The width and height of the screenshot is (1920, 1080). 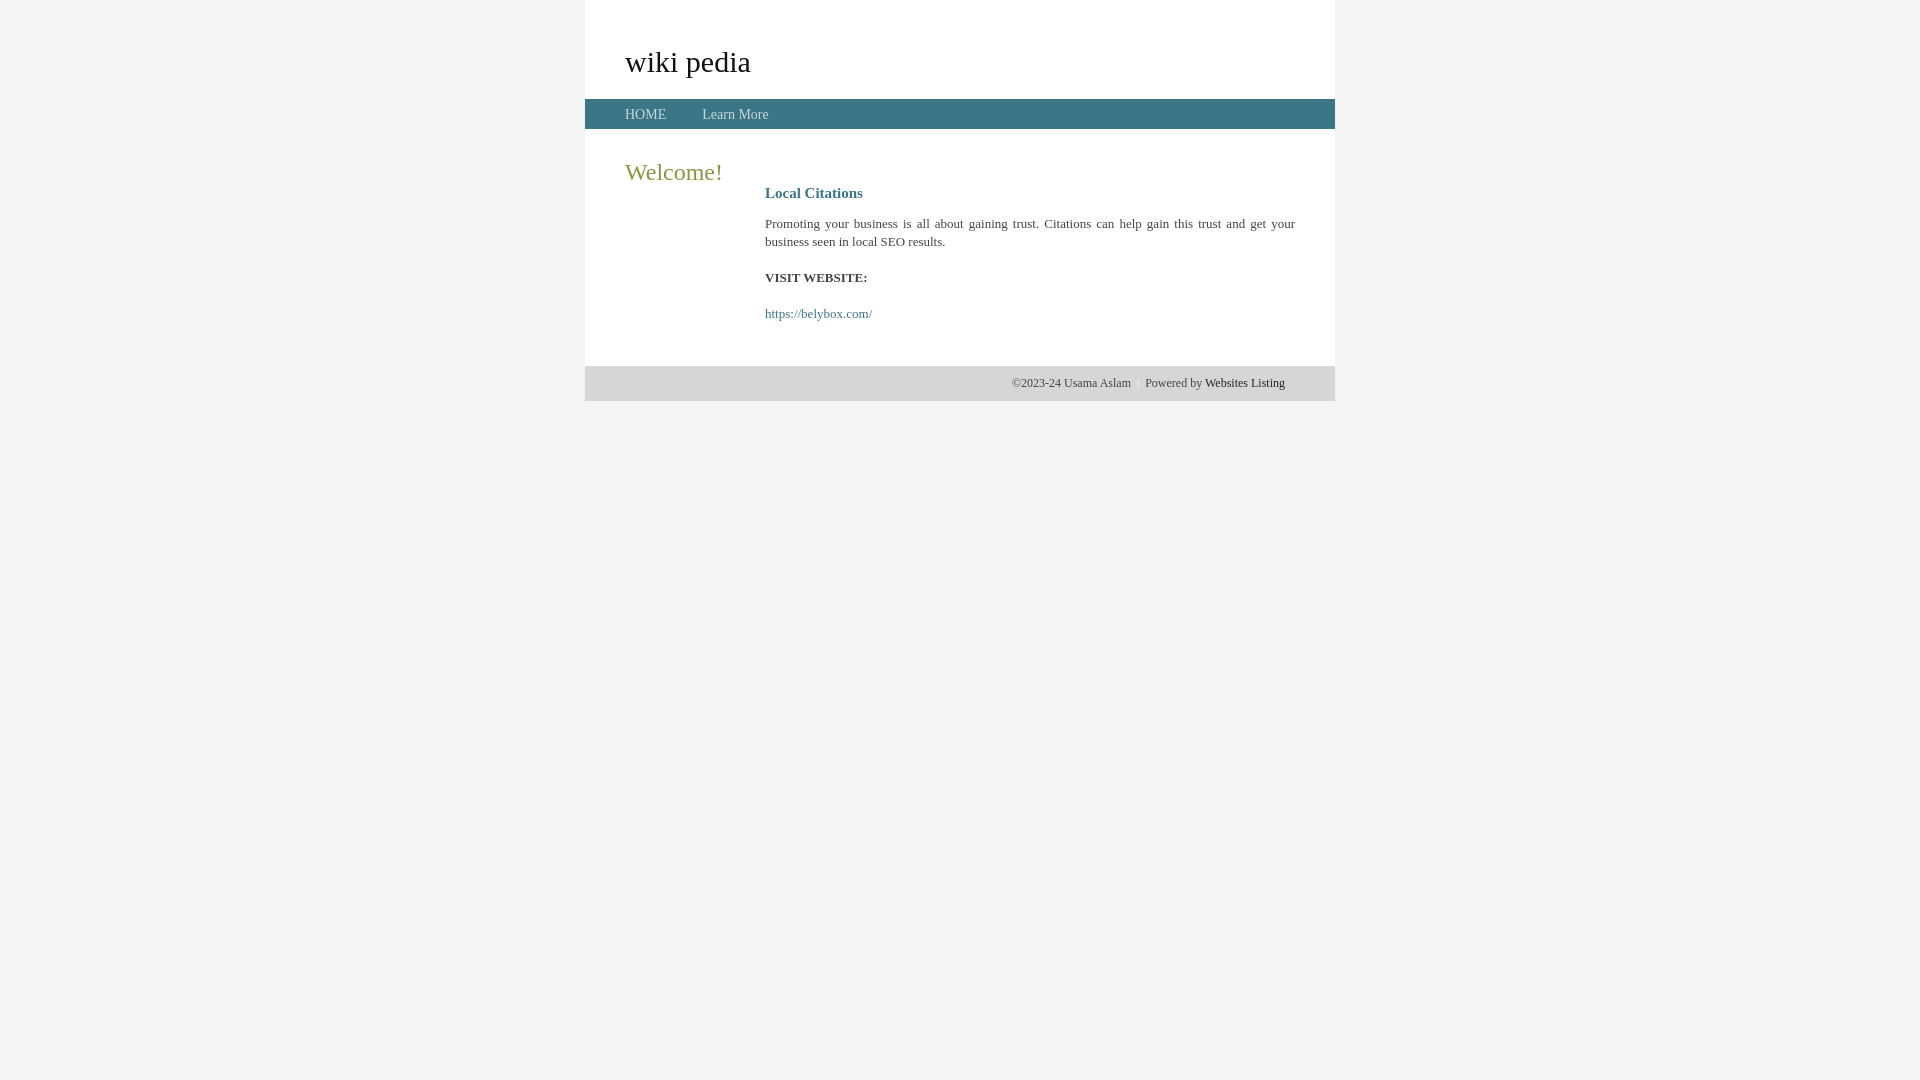 I want to click on 'Websites Listing', so click(x=1243, y=382).